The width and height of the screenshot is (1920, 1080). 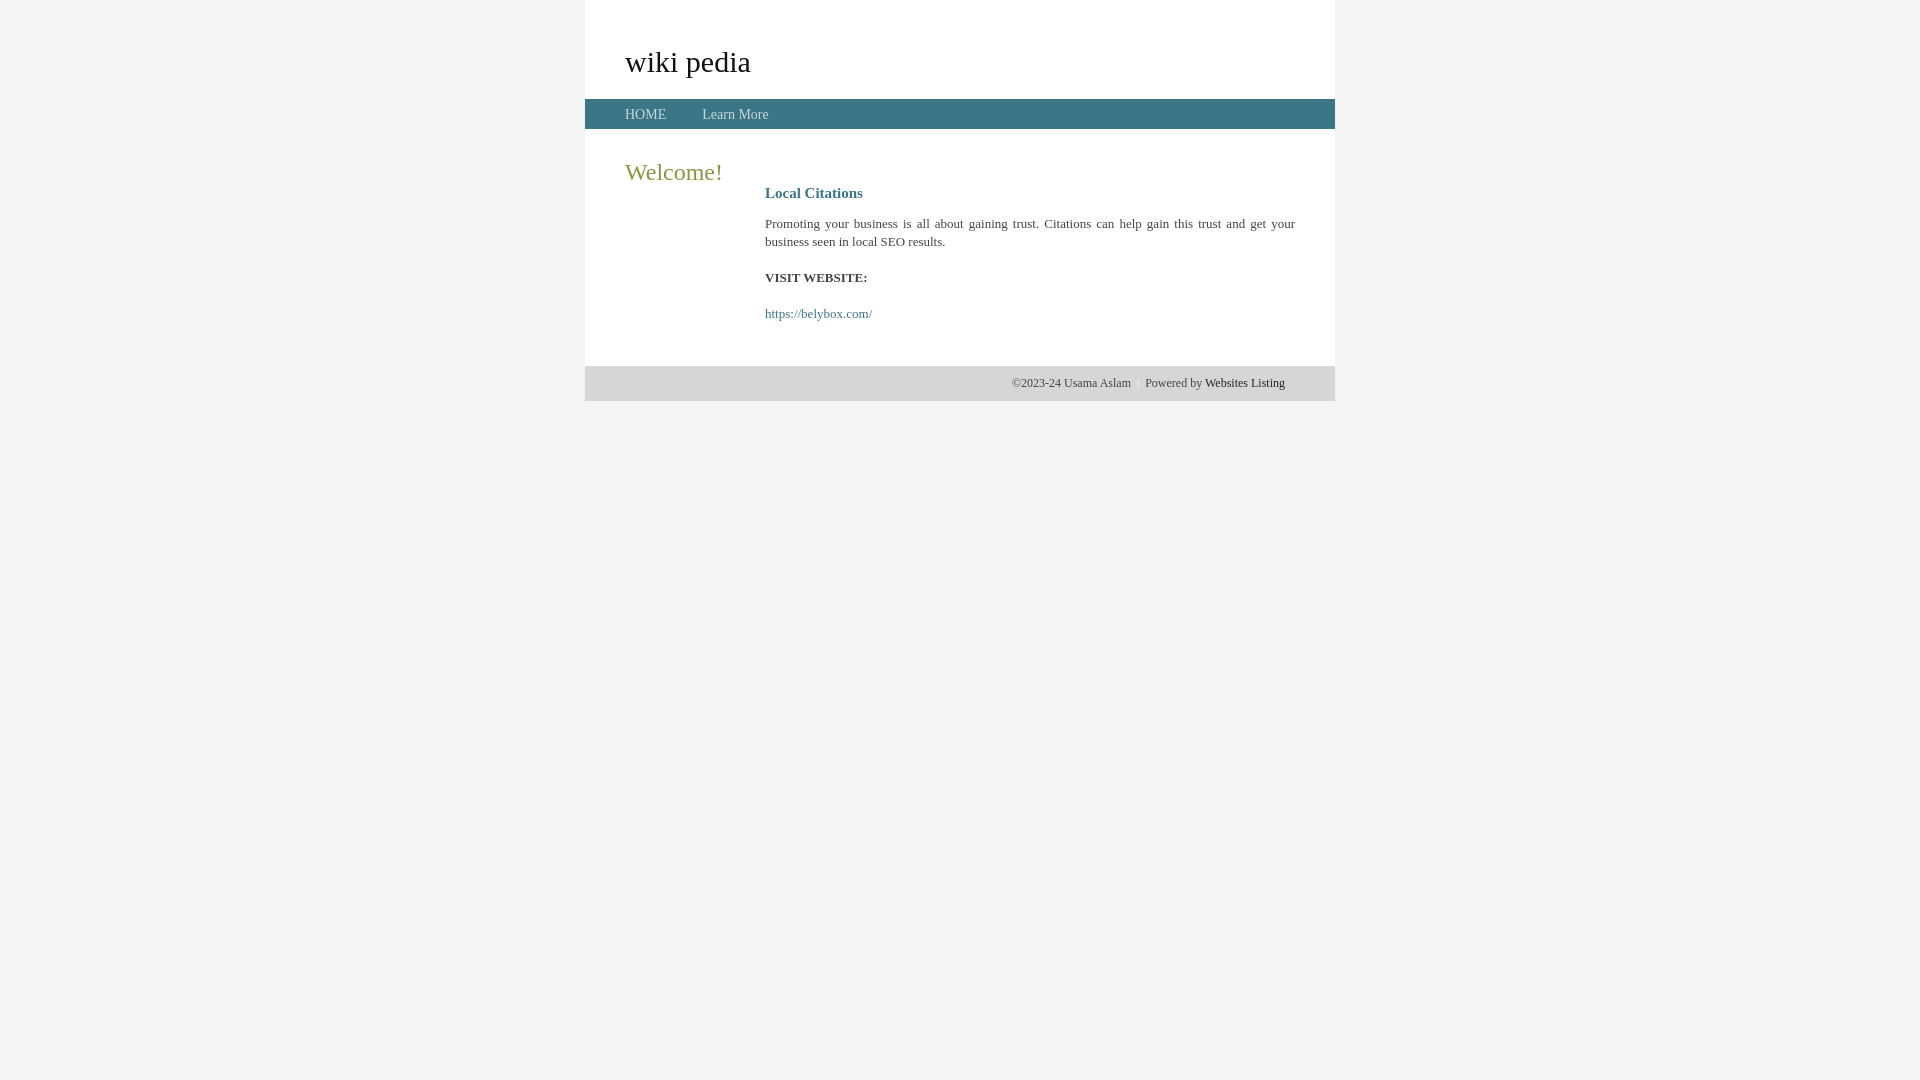 I want to click on 'Websites Listing', so click(x=1243, y=382).